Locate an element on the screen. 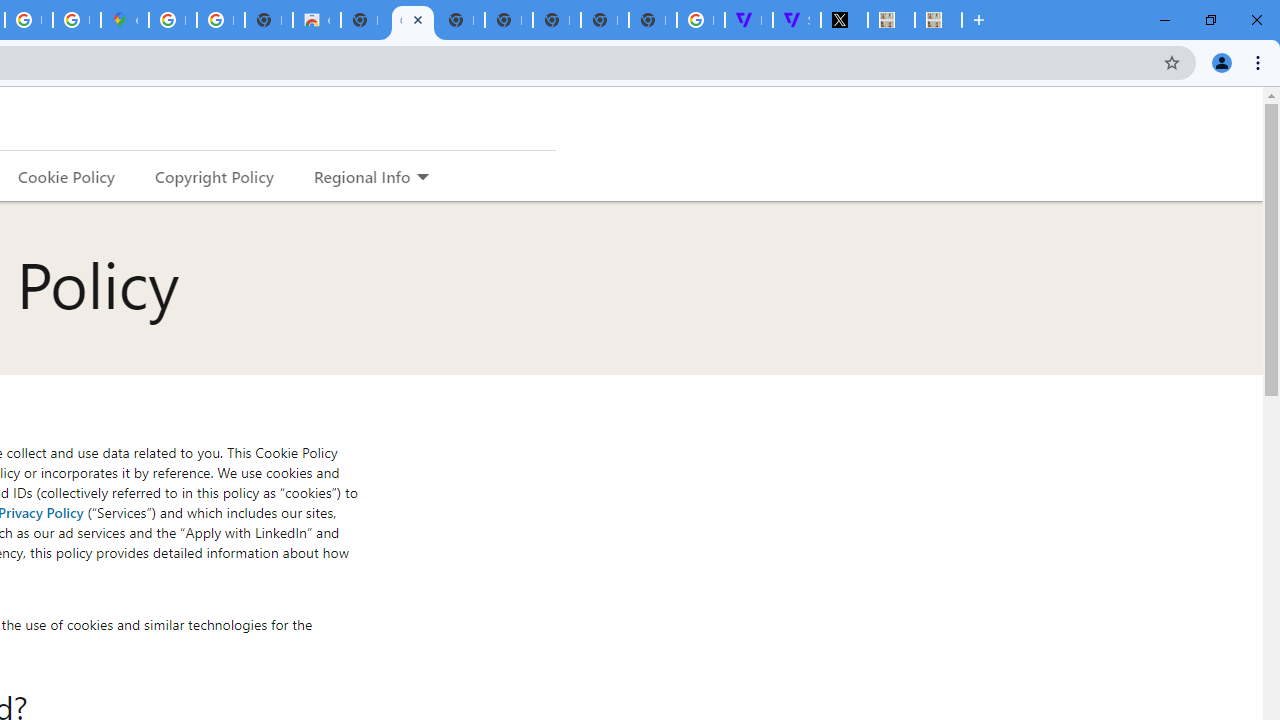 The image size is (1280, 720). 'Expand to show more links for Regional Info' is located at coordinates (421, 177).